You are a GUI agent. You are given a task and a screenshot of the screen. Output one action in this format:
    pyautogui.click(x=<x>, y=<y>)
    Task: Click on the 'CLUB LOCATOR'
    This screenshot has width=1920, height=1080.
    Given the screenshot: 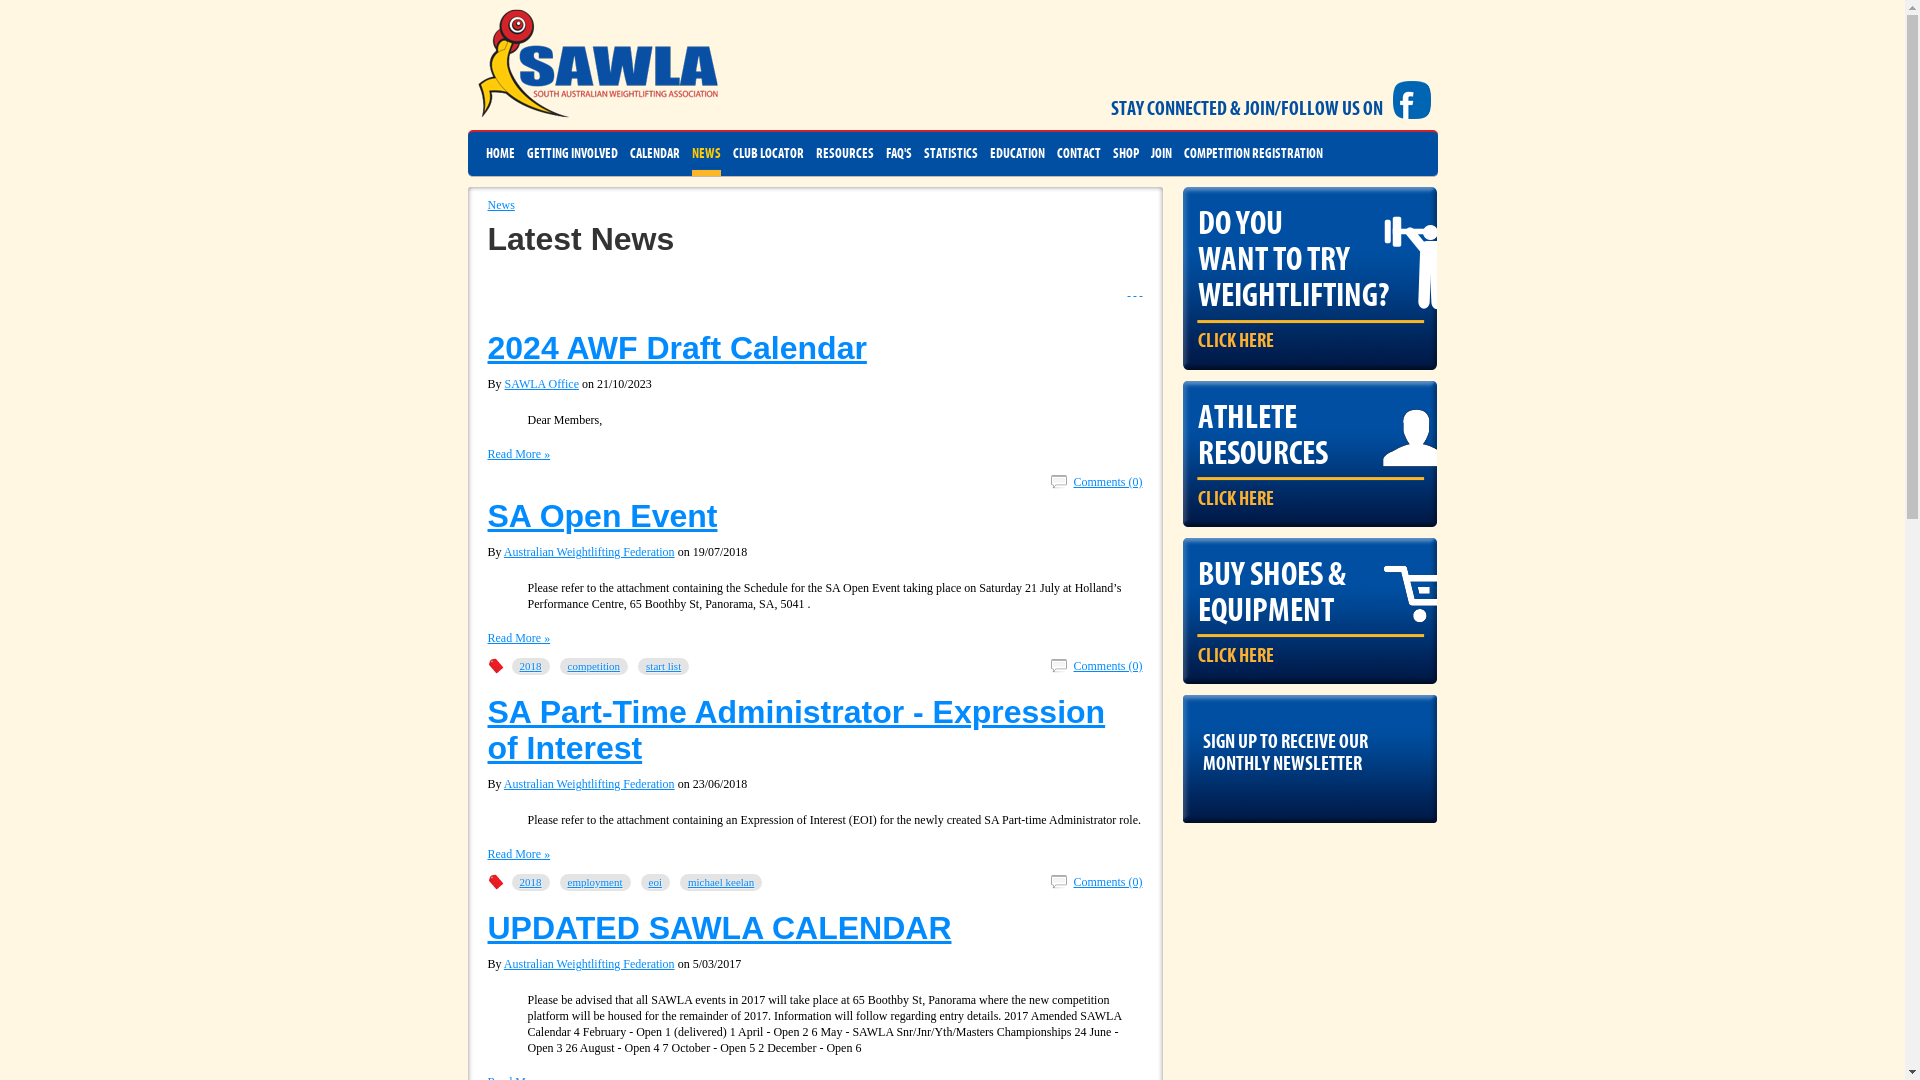 What is the action you would take?
    pyautogui.click(x=766, y=153)
    